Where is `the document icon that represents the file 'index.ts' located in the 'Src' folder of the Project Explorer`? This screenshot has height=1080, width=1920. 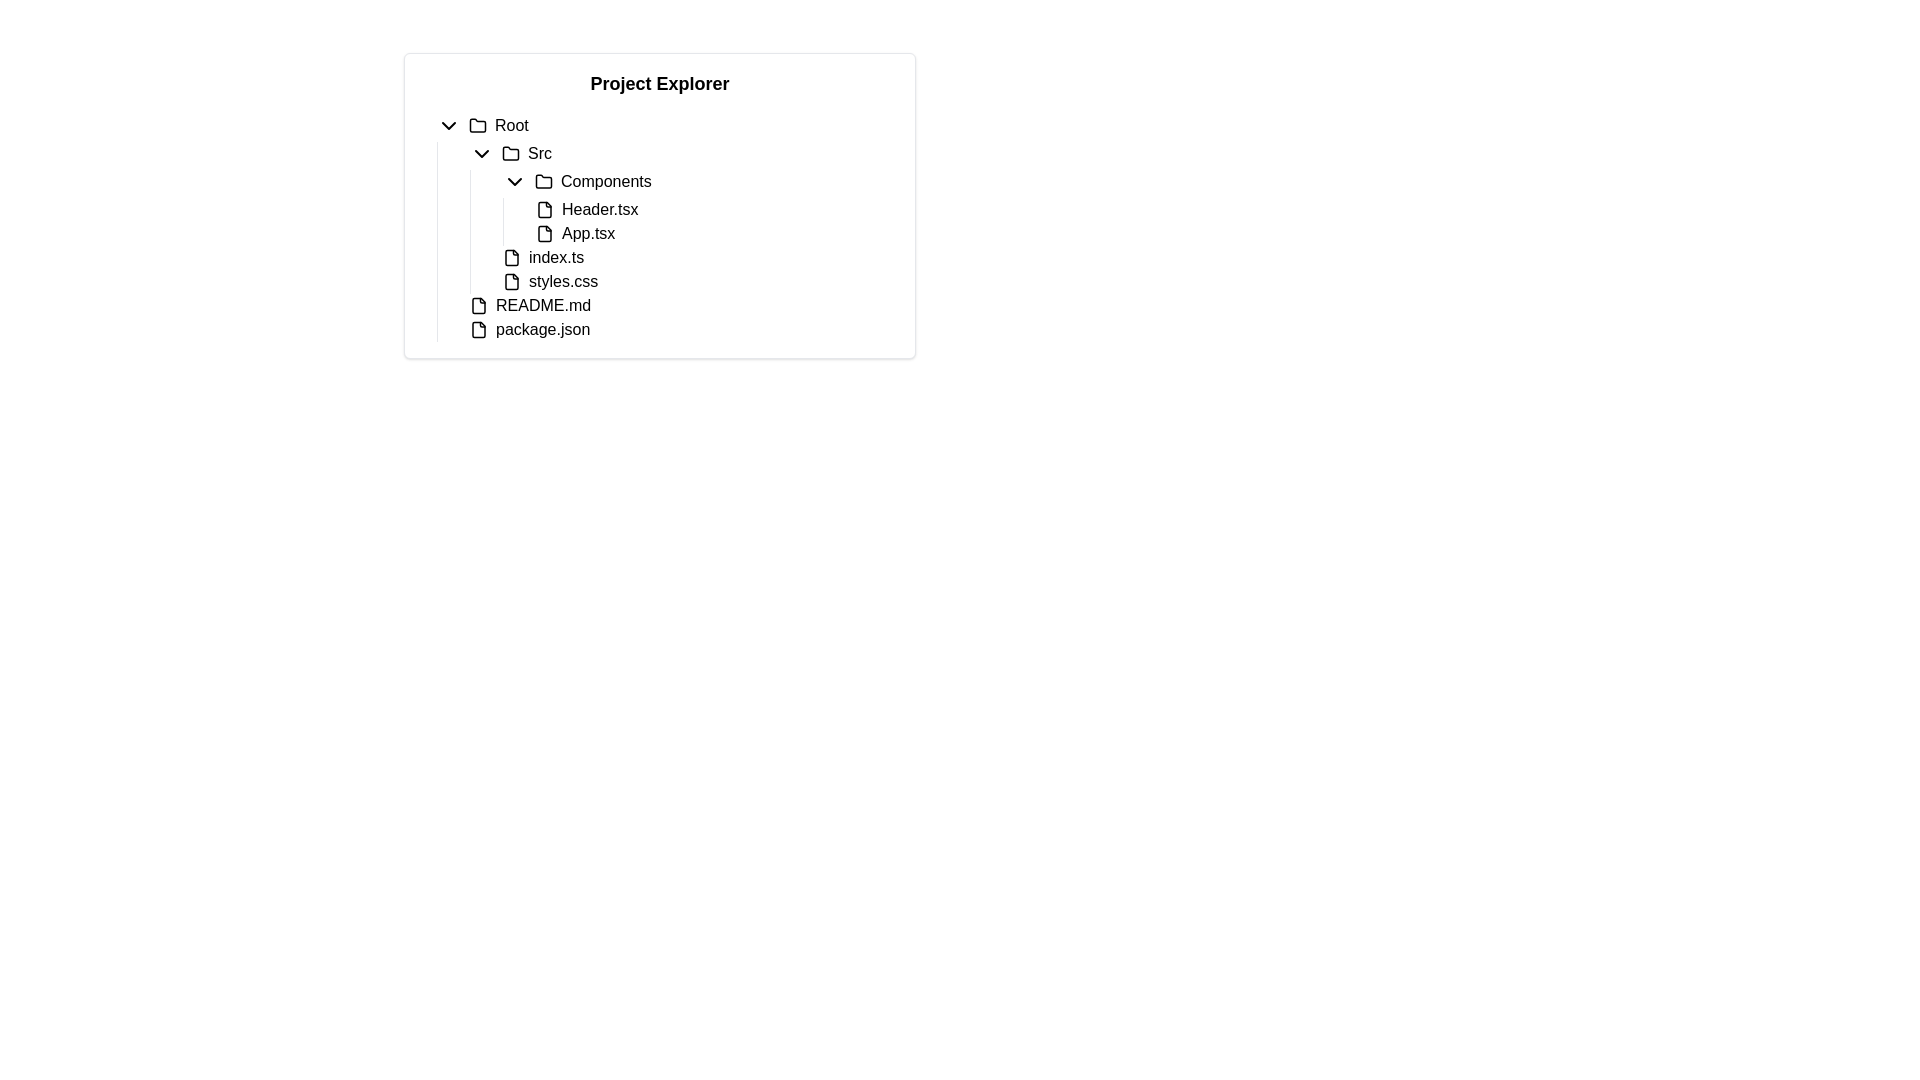
the document icon that represents the file 'index.ts' located in the 'Src' folder of the Project Explorer is located at coordinates (512, 257).